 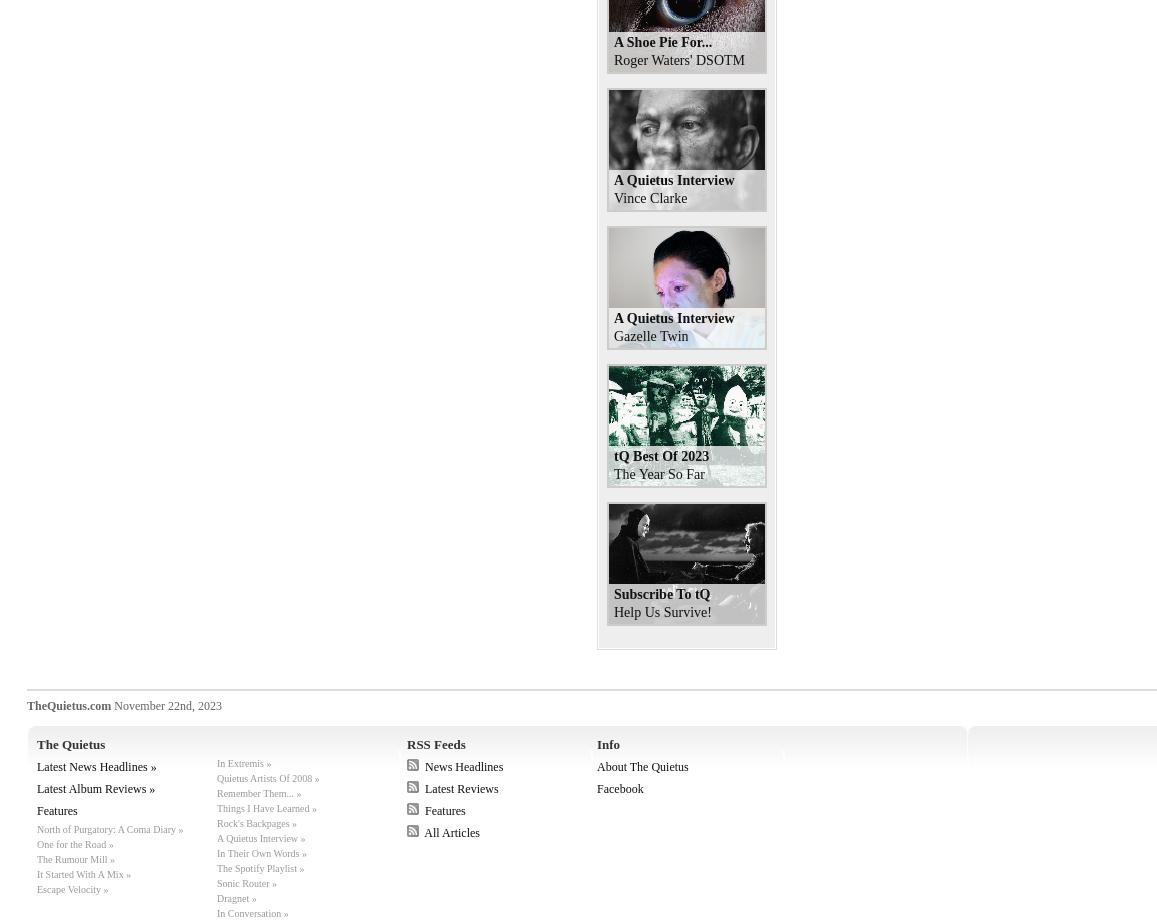 What do you see at coordinates (266, 778) in the screenshot?
I see `'Quietus Artists Of 2008 »'` at bounding box center [266, 778].